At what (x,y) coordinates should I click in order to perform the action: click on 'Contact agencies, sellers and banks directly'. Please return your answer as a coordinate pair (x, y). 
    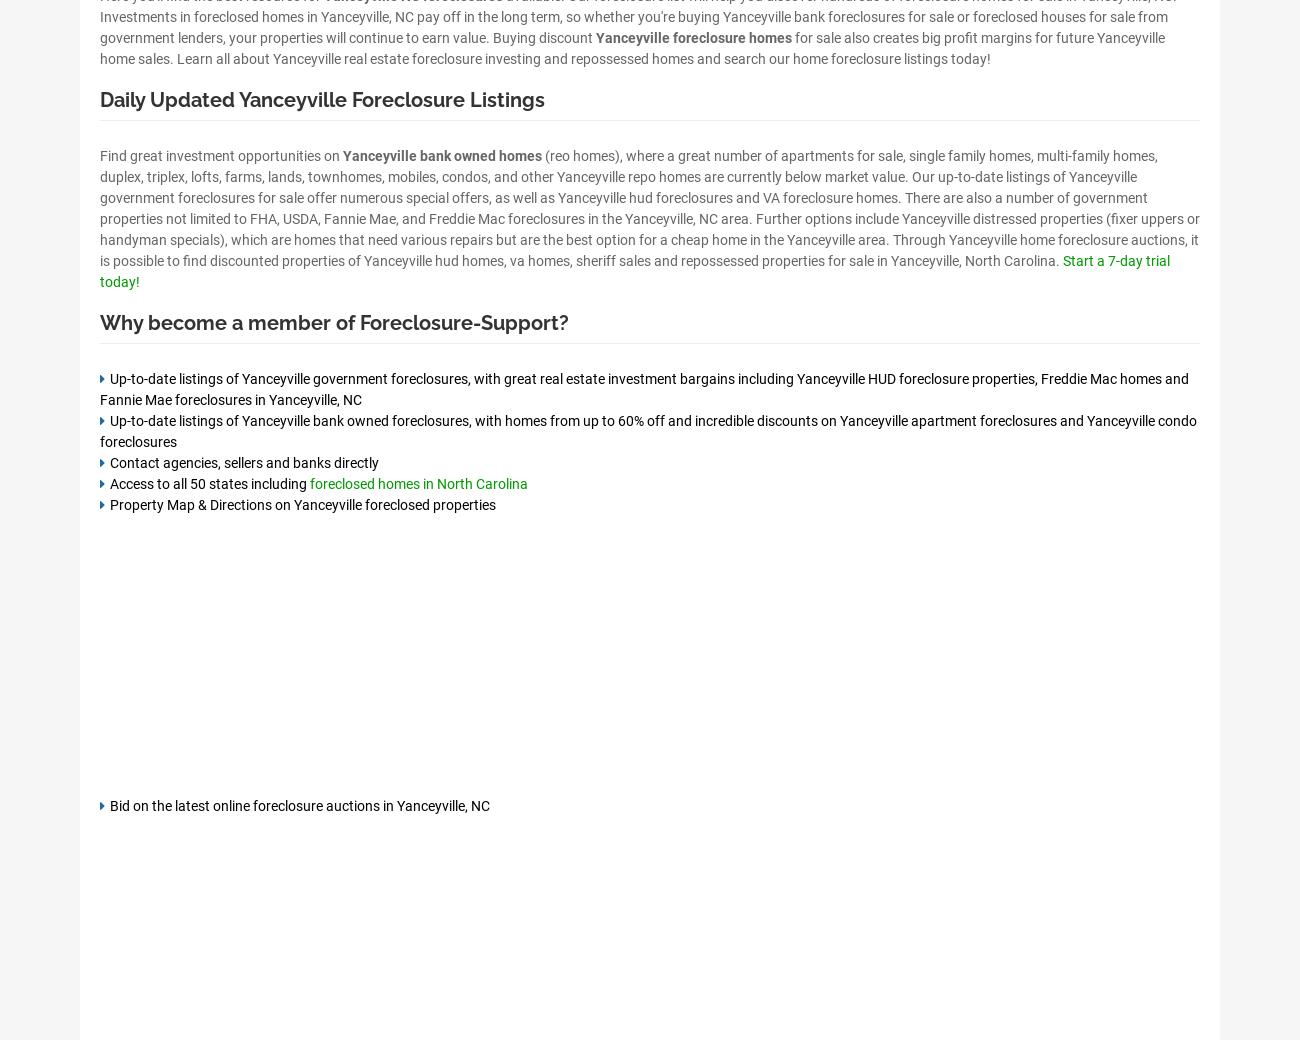
    Looking at the image, I should click on (243, 461).